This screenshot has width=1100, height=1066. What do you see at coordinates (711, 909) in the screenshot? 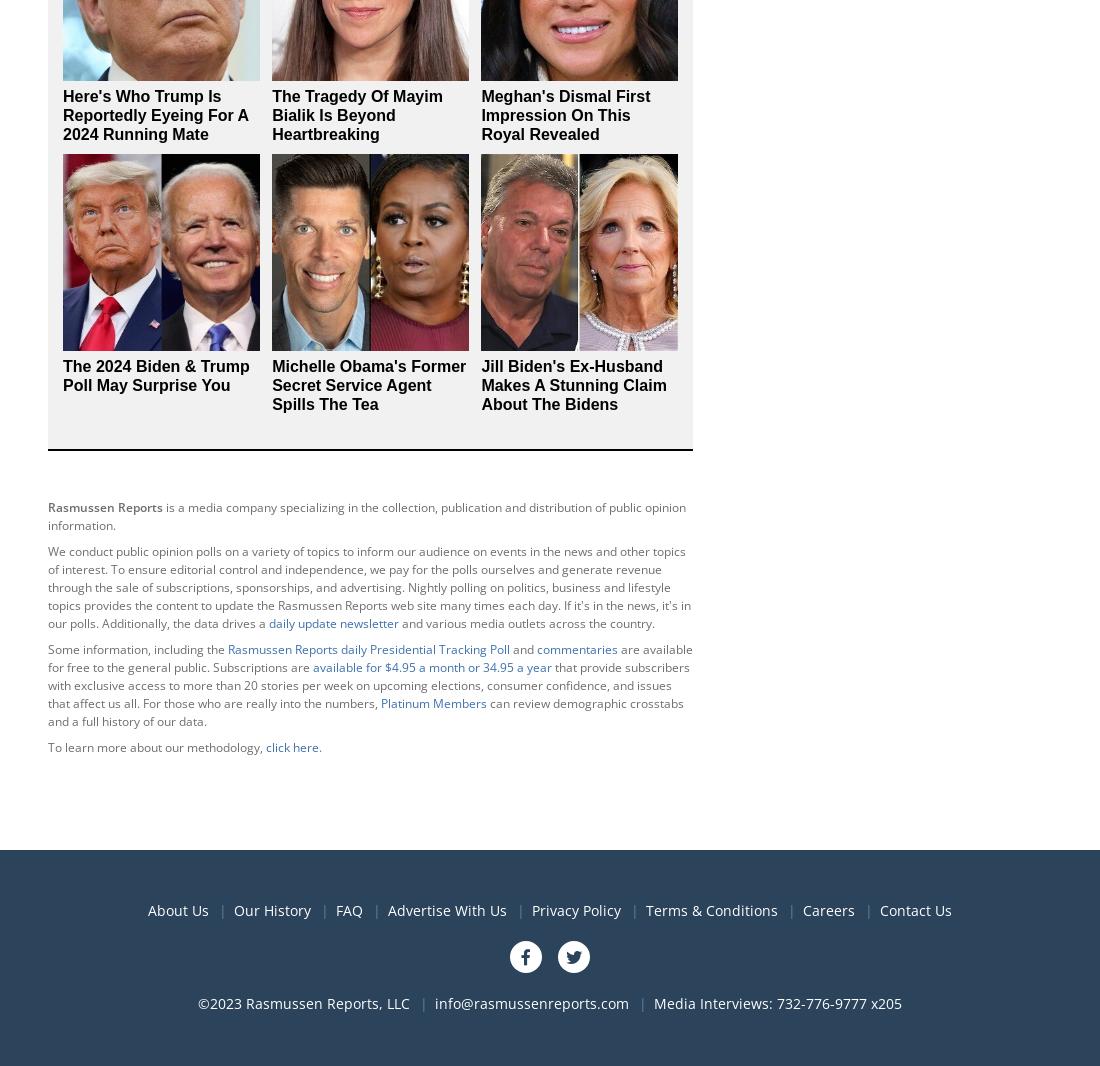
I see `'Terms & Conditions'` at bounding box center [711, 909].